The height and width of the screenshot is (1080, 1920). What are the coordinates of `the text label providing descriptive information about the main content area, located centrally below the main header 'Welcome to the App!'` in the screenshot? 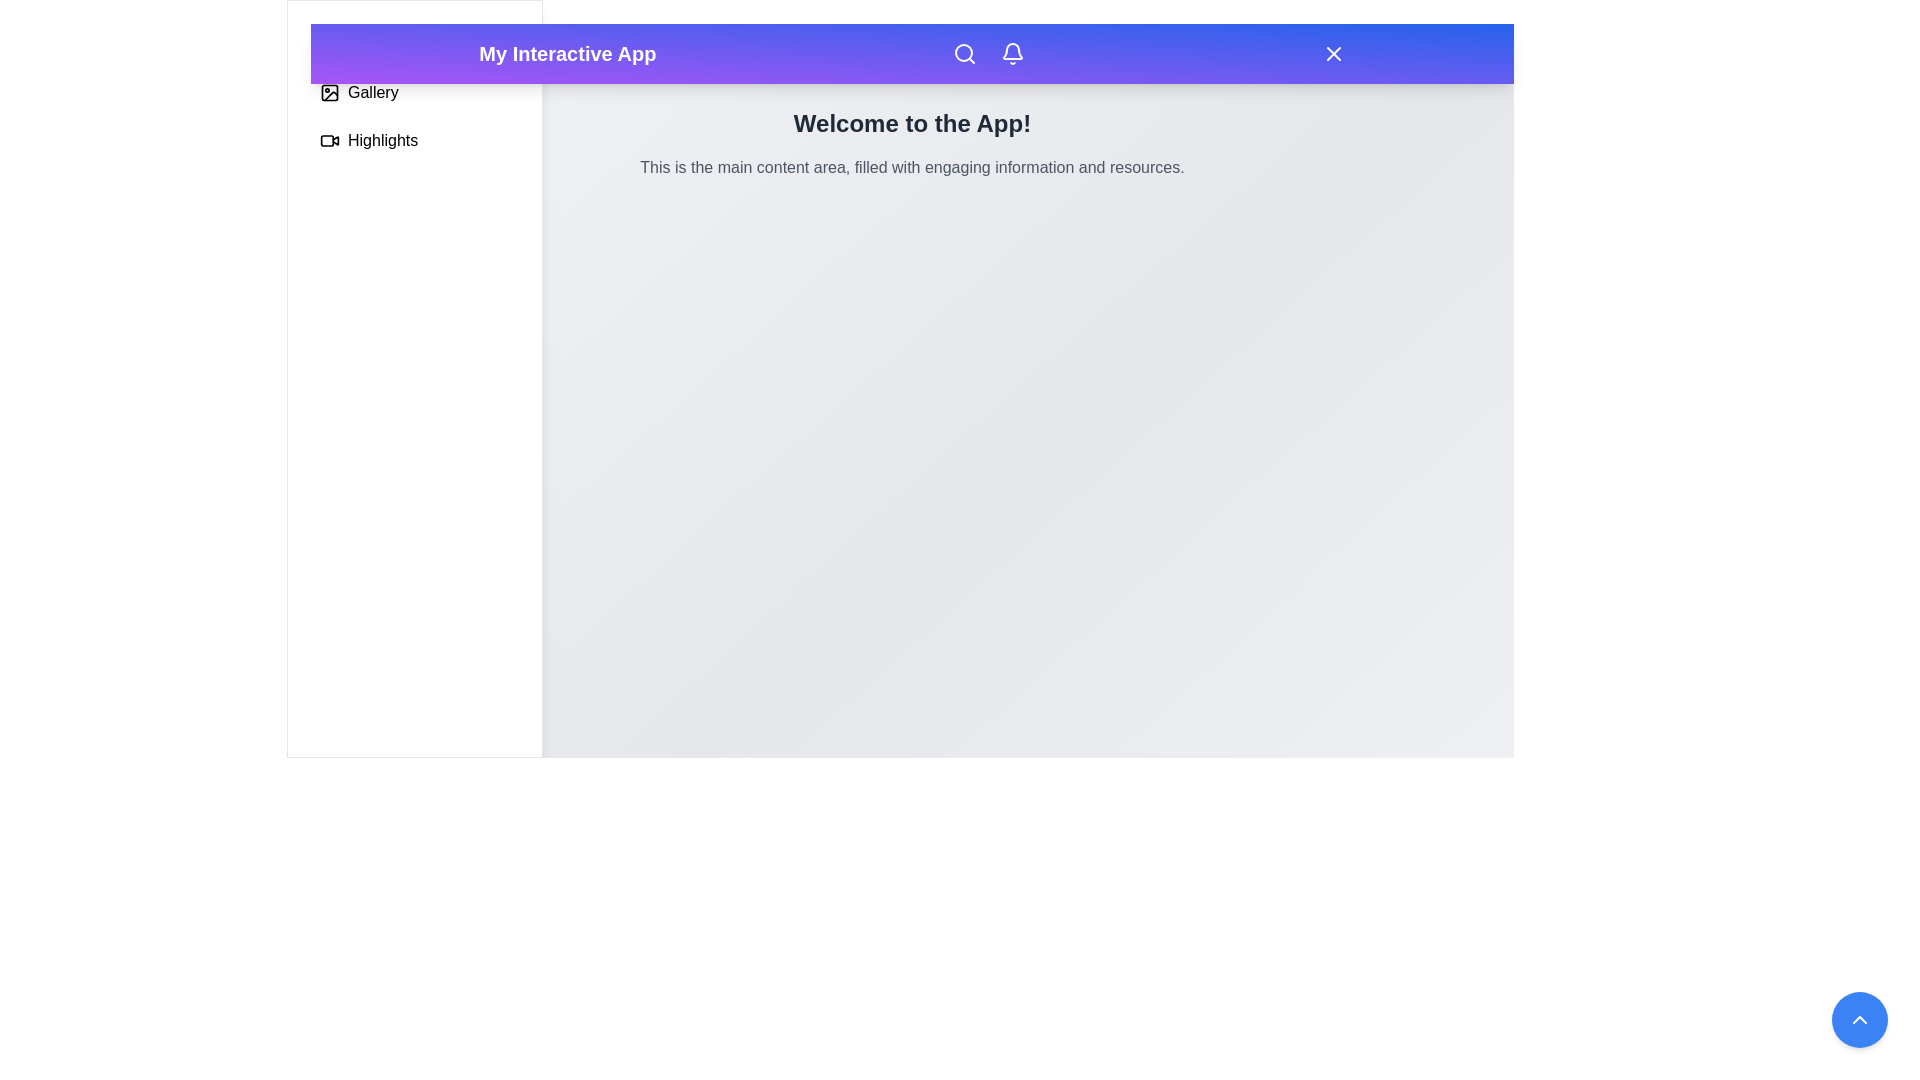 It's located at (911, 167).